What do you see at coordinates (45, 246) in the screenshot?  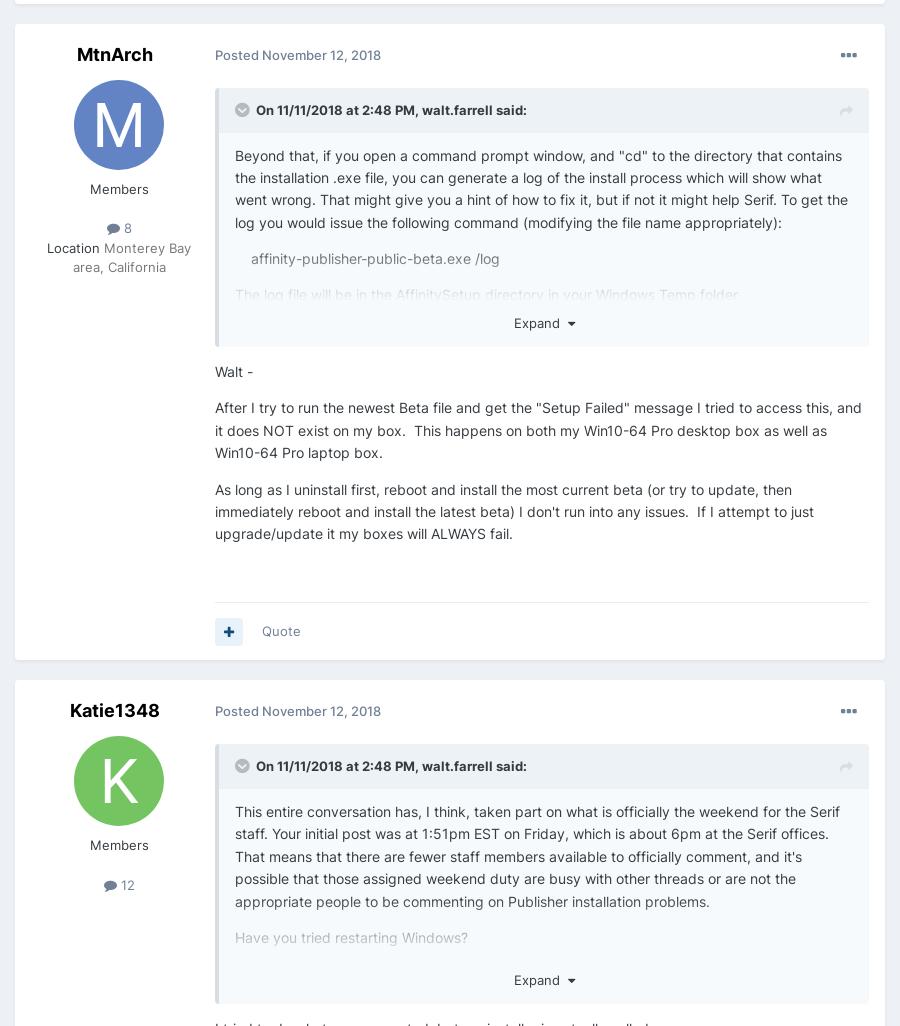 I see `'Location'` at bounding box center [45, 246].